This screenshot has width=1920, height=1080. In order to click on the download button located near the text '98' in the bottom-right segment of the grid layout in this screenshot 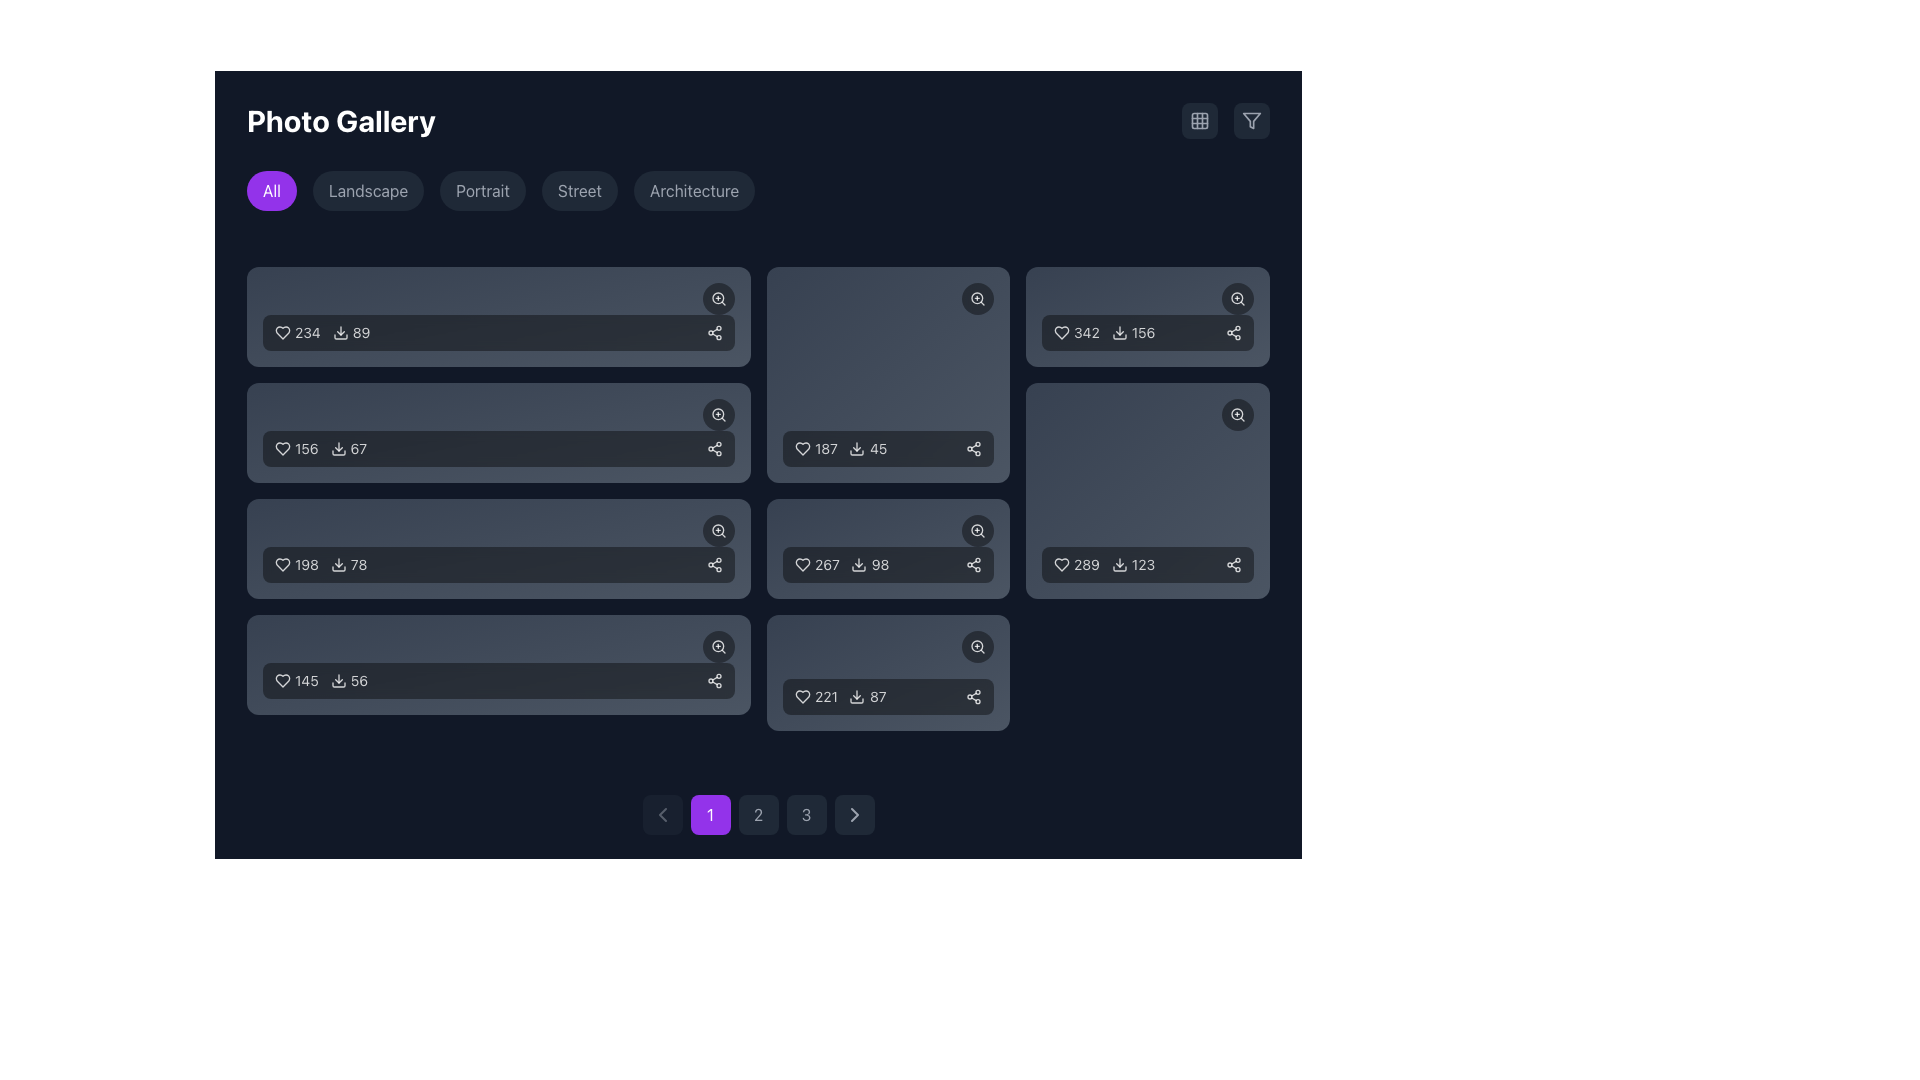, I will do `click(859, 564)`.